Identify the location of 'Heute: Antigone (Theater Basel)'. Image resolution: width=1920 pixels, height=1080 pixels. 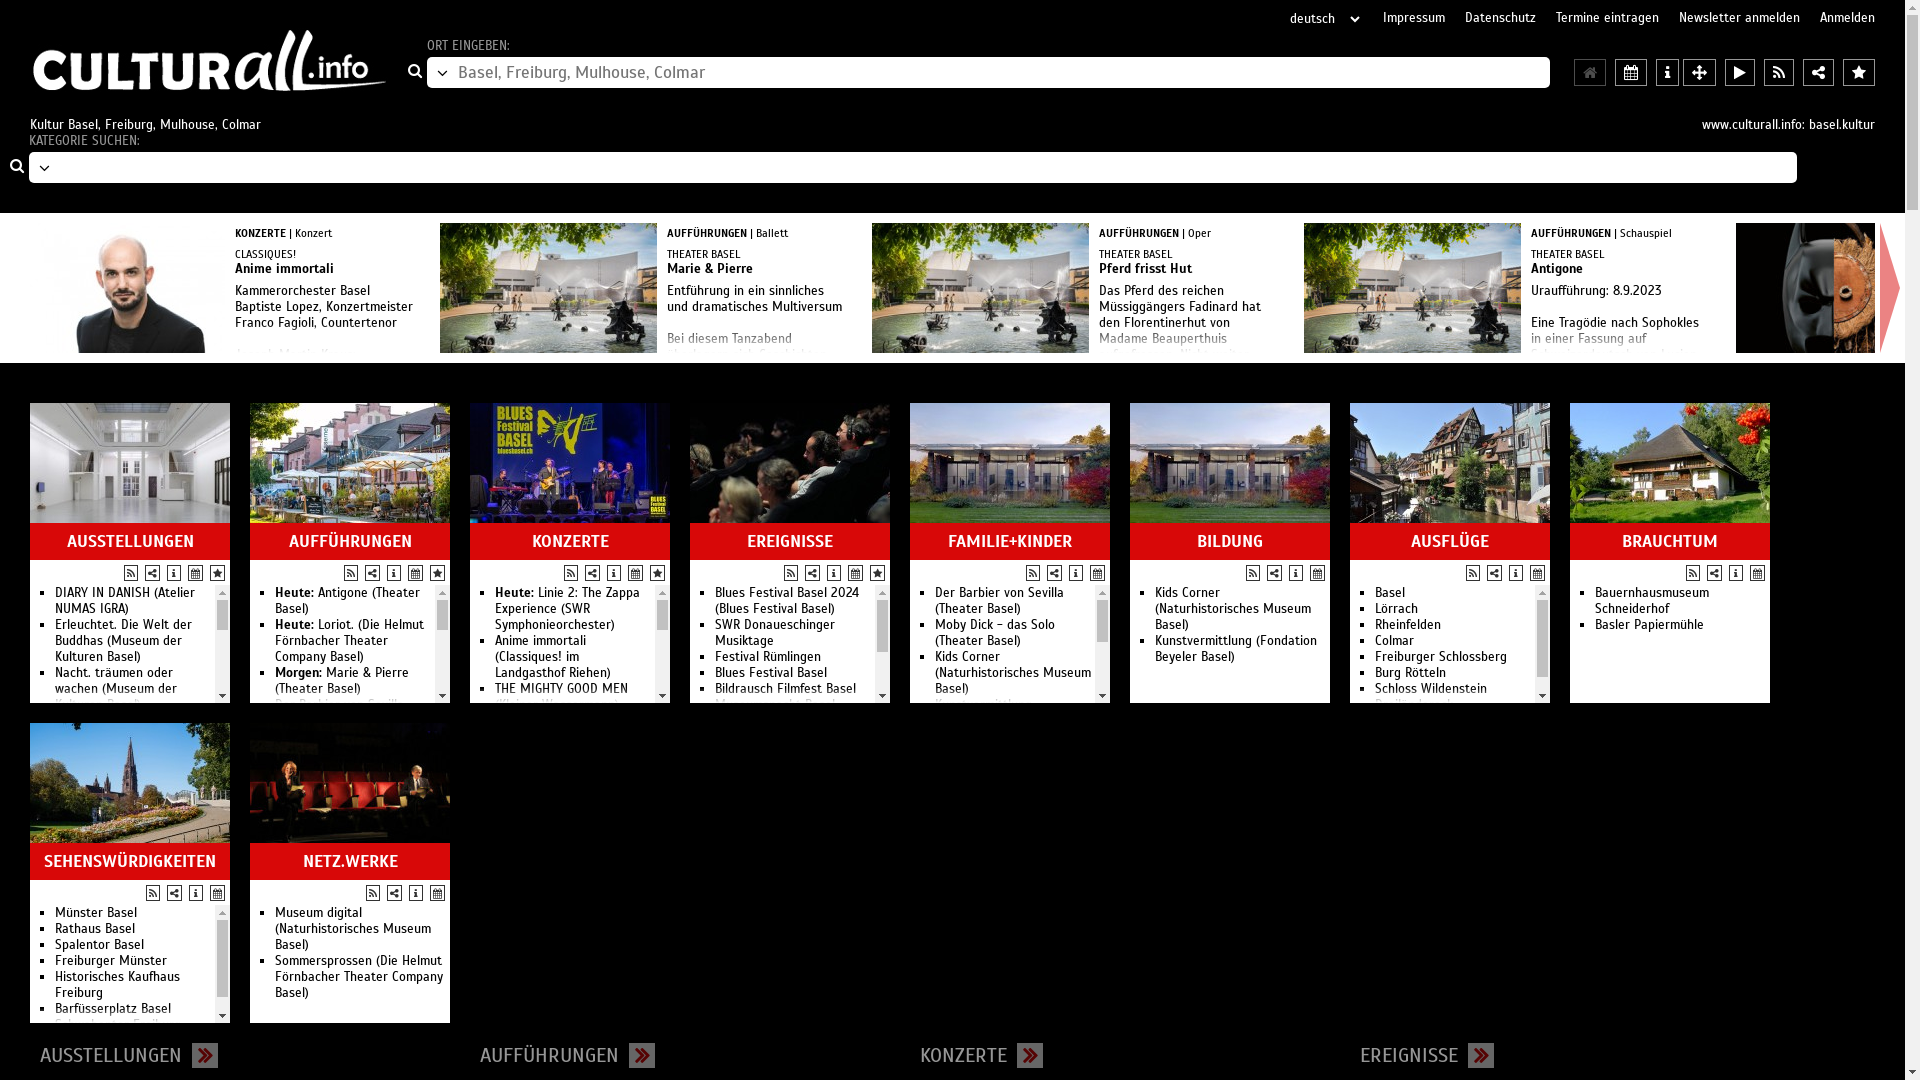
(347, 600).